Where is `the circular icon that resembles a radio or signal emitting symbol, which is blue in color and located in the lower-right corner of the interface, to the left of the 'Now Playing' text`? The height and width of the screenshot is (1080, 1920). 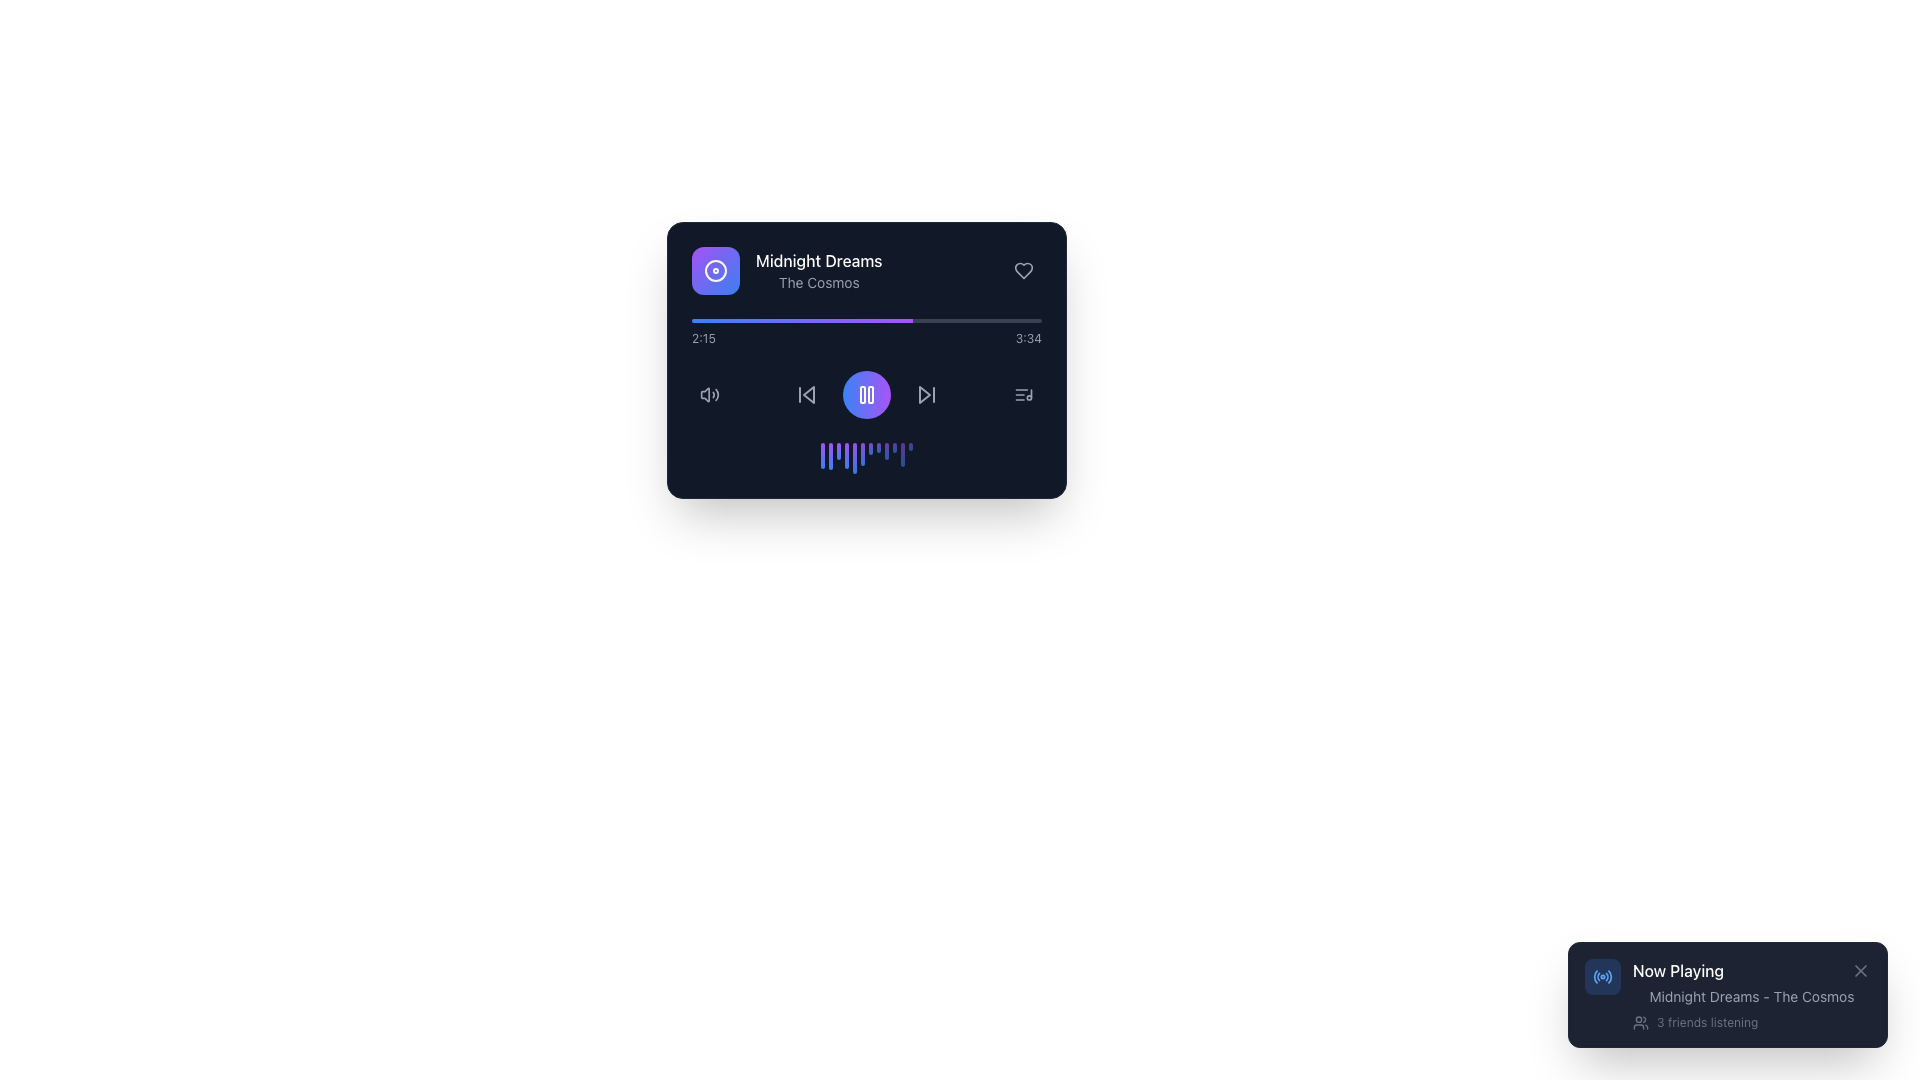
the circular icon that resembles a radio or signal emitting symbol, which is blue in color and located in the lower-right corner of the interface, to the left of the 'Now Playing' text is located at coordinates (1603, 975).